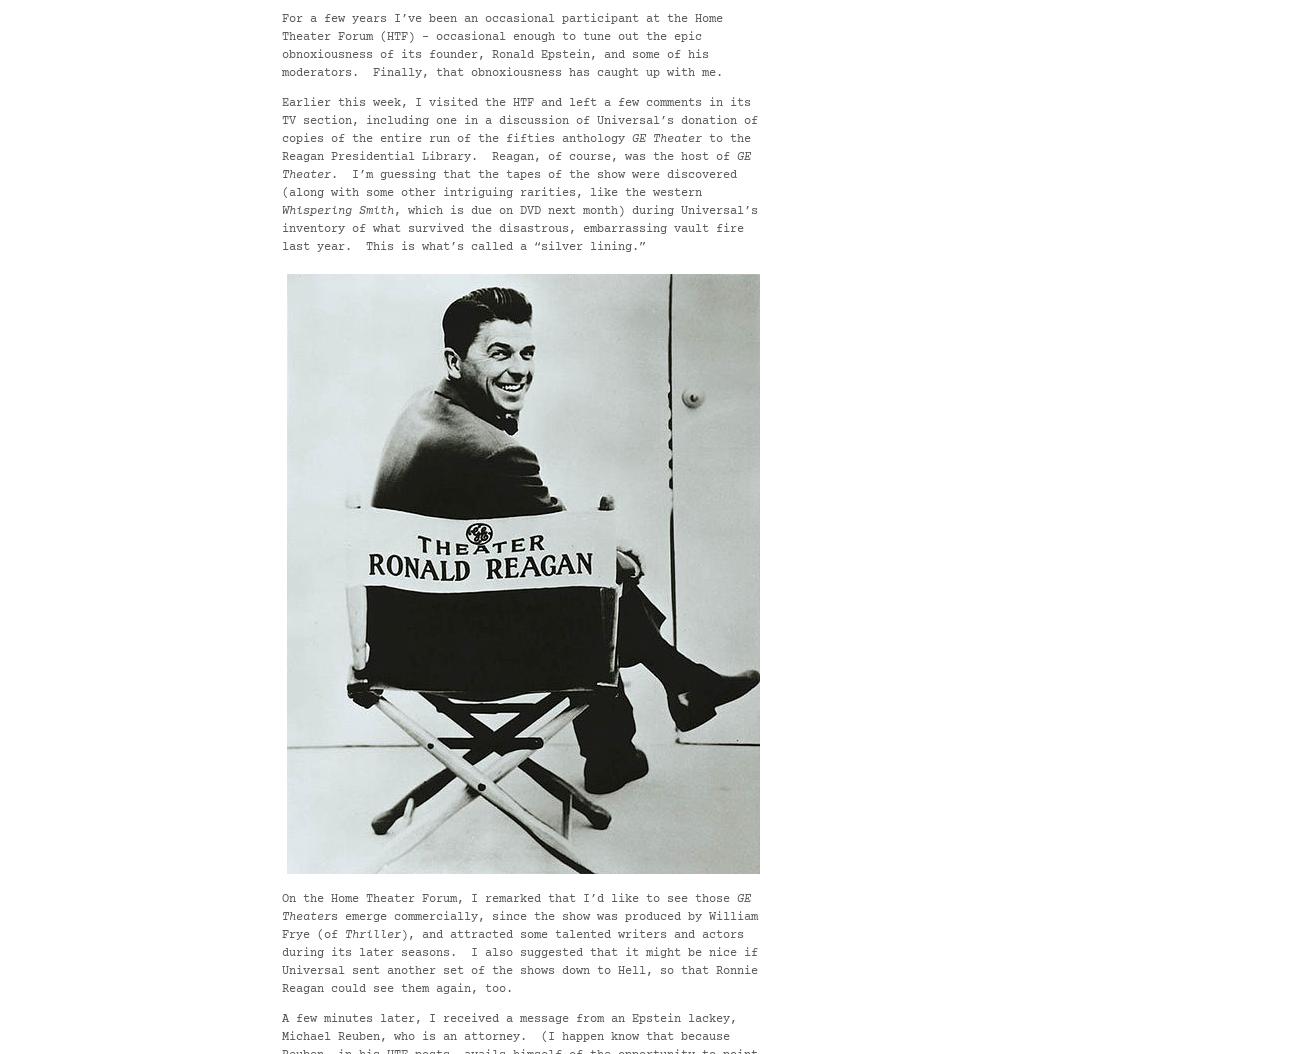 This screenshot has width=1300, height=1054. What do you see at coordinates (520, 962) in the screenshot?
I see `'), and attracted some talented writers and actors during its later seasons.  I also suggested that it might be nice if Universal sent another set of the shows down to Hell, so that Ronnie Reagan could see them again, too.'` at bounding box center [520, 962].